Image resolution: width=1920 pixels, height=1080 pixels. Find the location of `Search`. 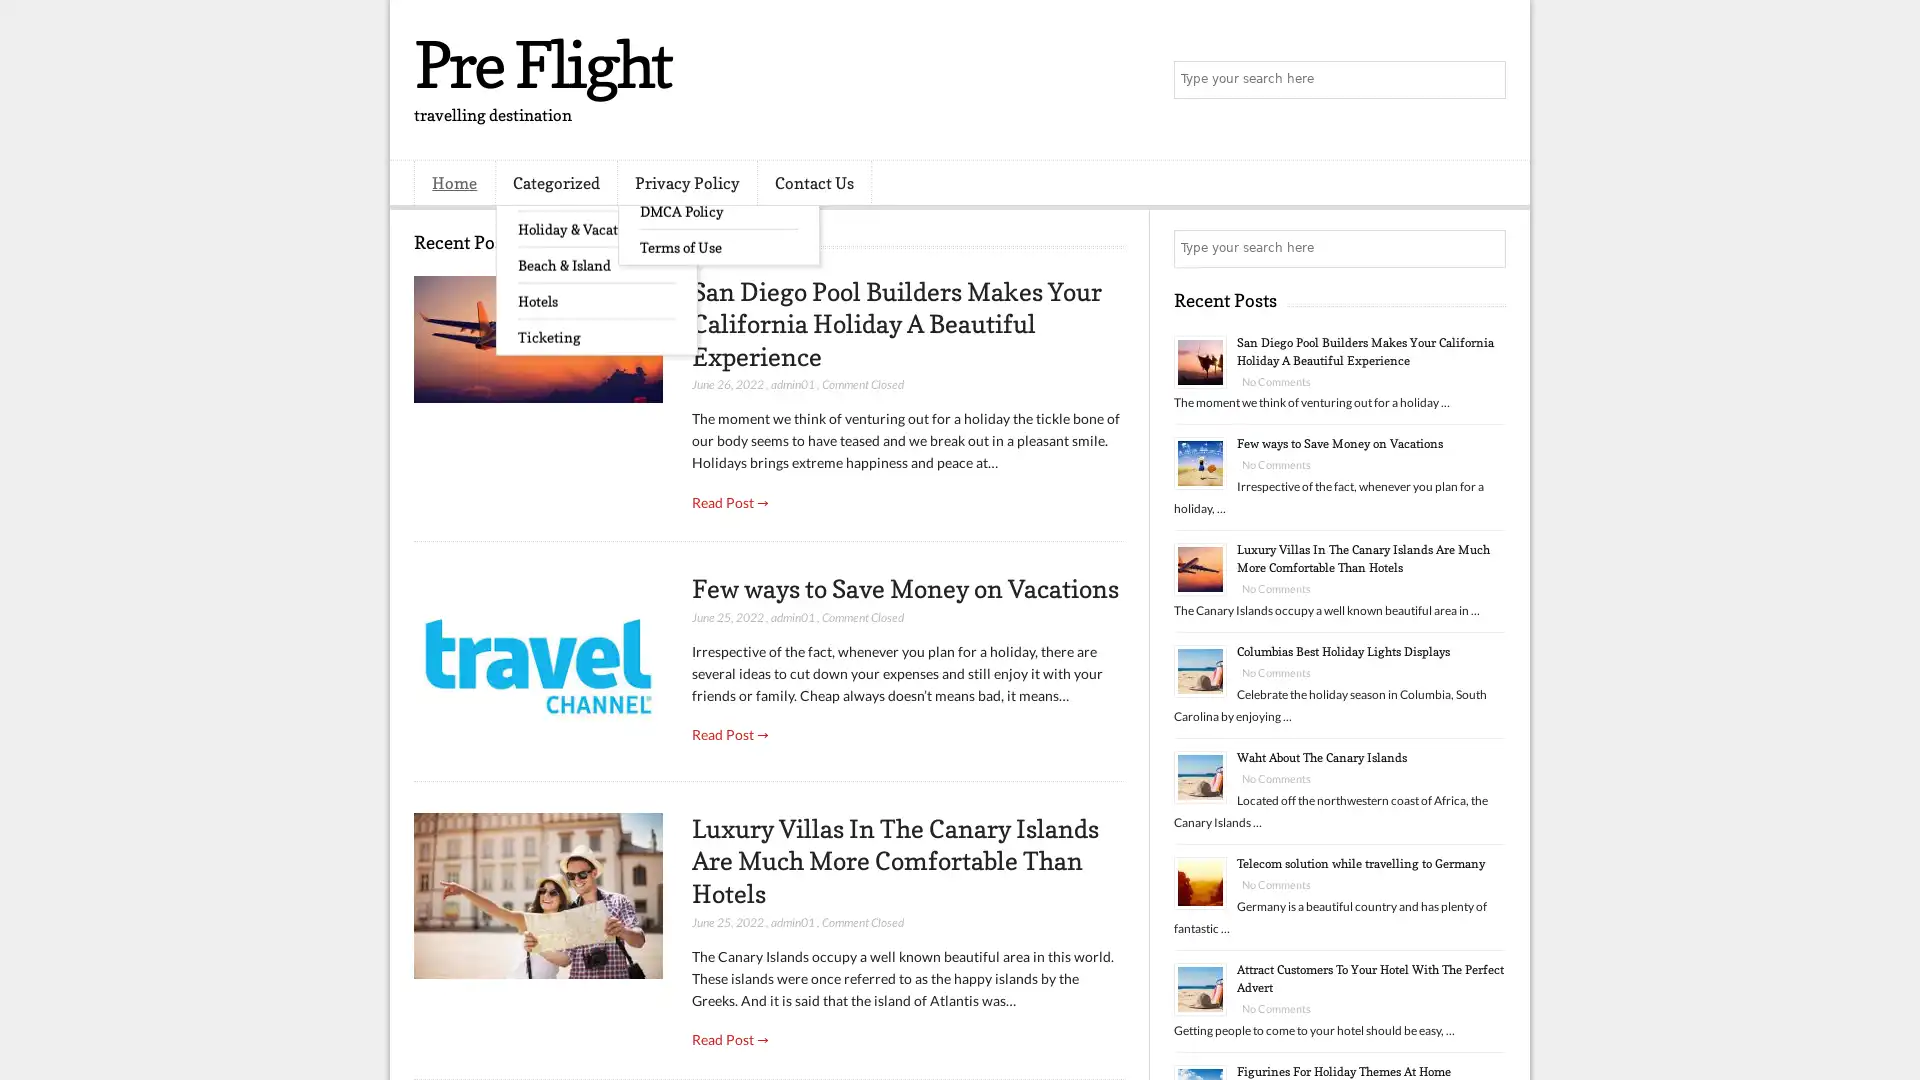

Search is located at coordinates (1485, 248).